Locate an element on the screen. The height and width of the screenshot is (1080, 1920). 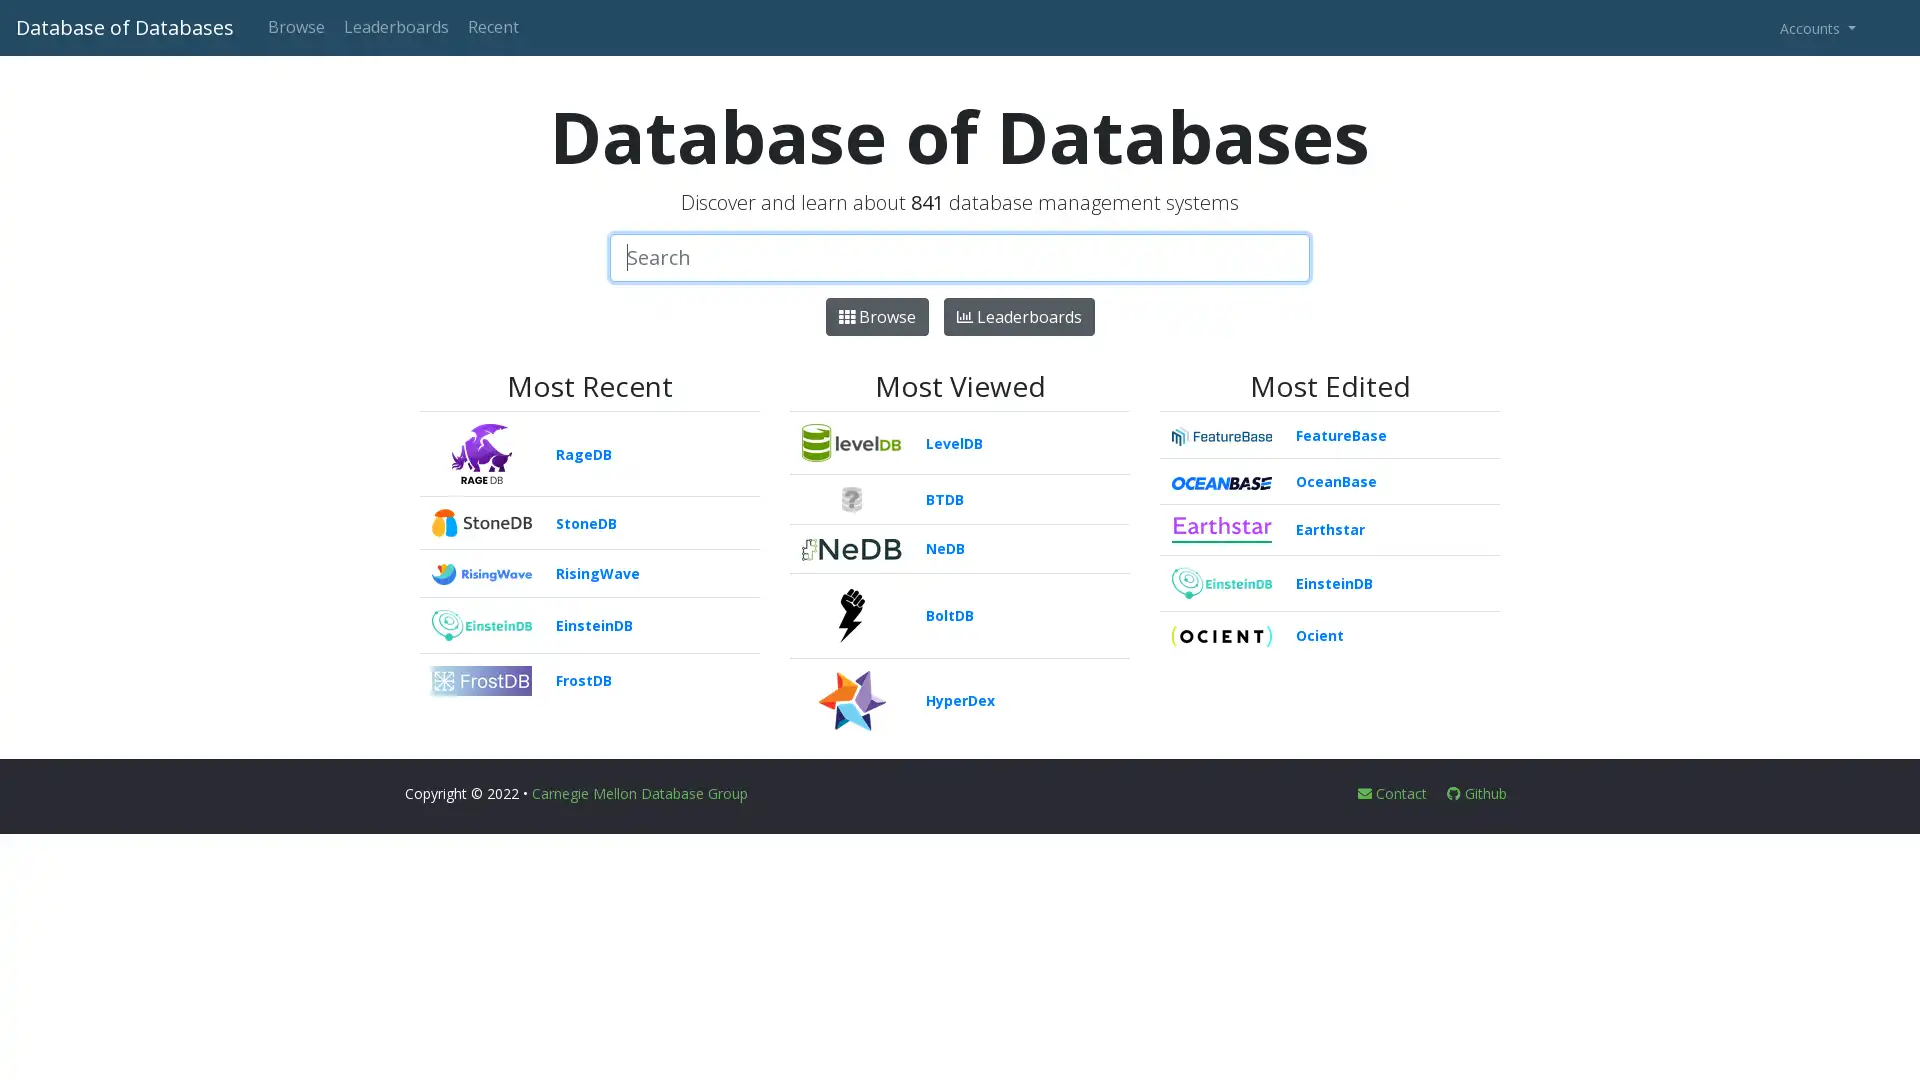
Browse is located at coordinates (876, 315).